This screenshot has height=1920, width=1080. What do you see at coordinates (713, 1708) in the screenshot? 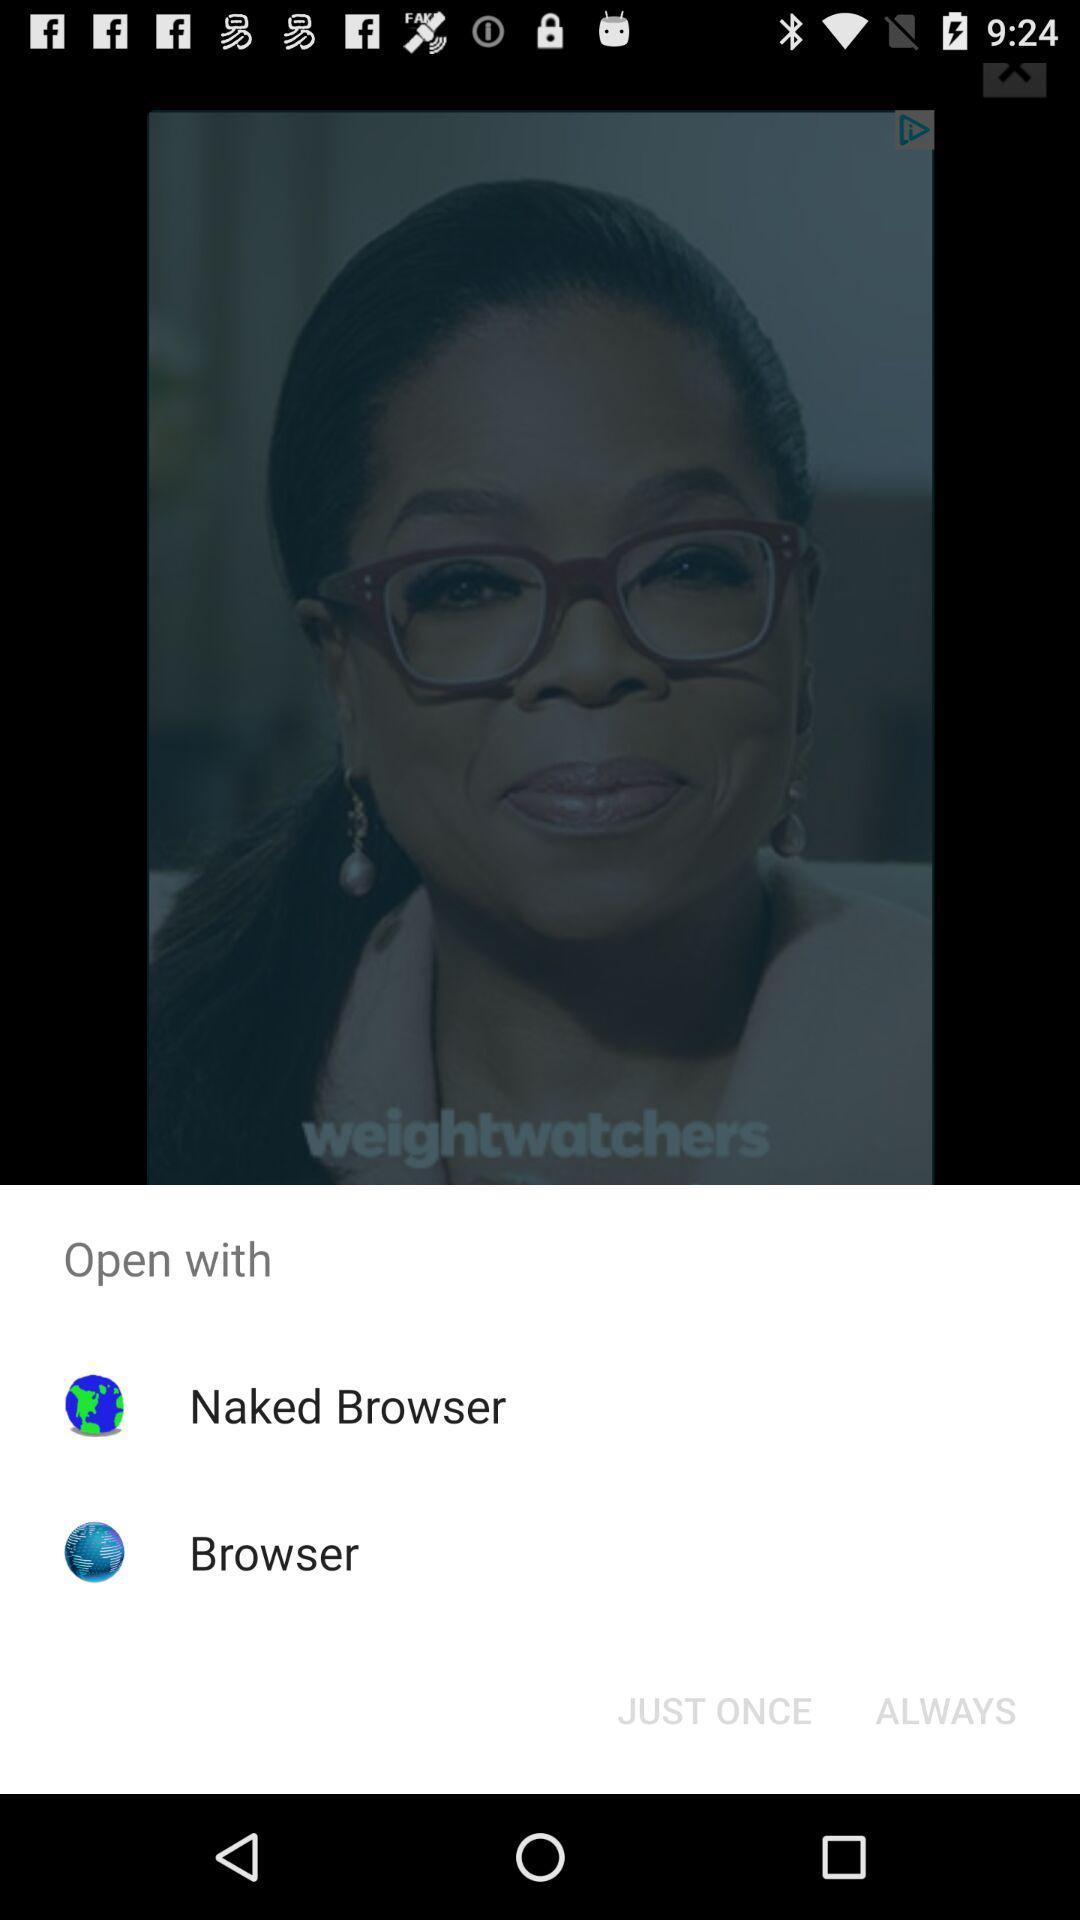
I see `item at the bottom` at bounding box center [713, 1708].